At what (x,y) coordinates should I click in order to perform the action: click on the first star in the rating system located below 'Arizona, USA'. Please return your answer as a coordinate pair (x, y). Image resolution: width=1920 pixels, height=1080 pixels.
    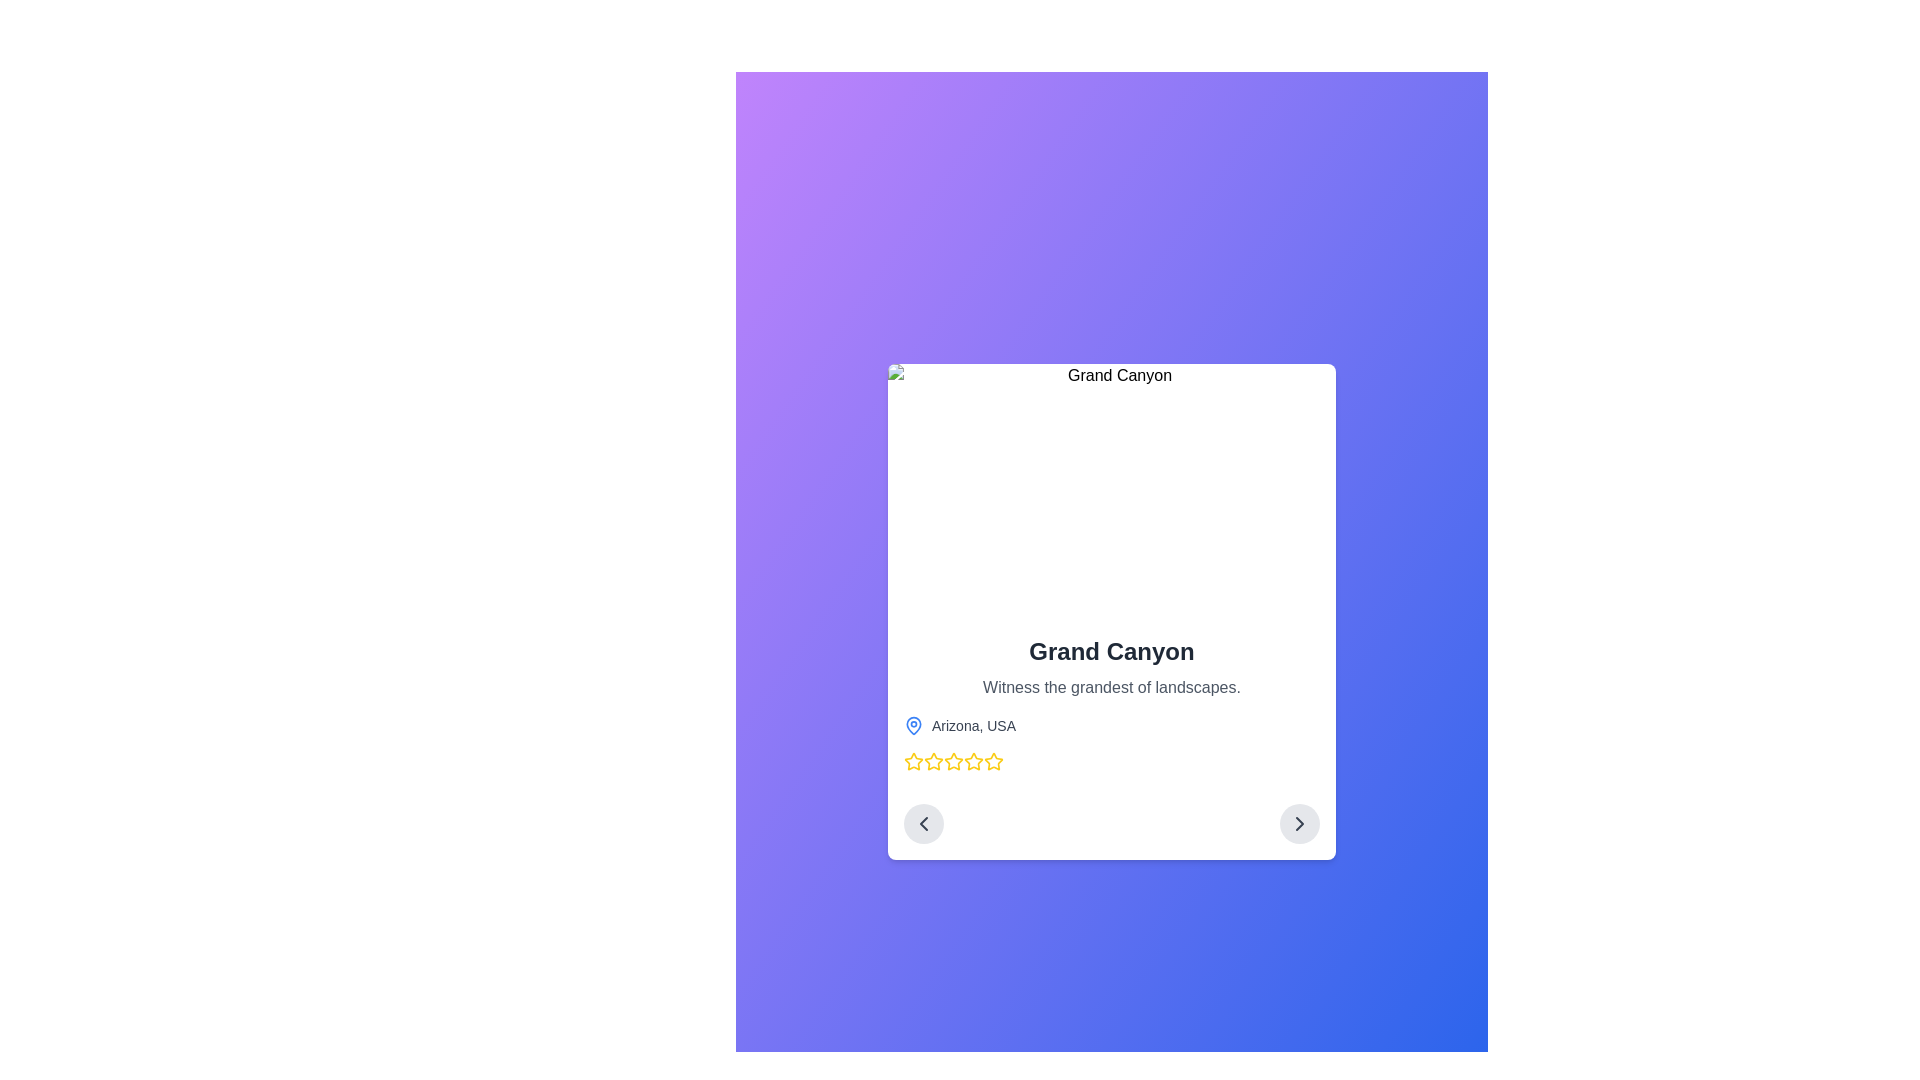
    Looking at the image, I should click on (912, 762).